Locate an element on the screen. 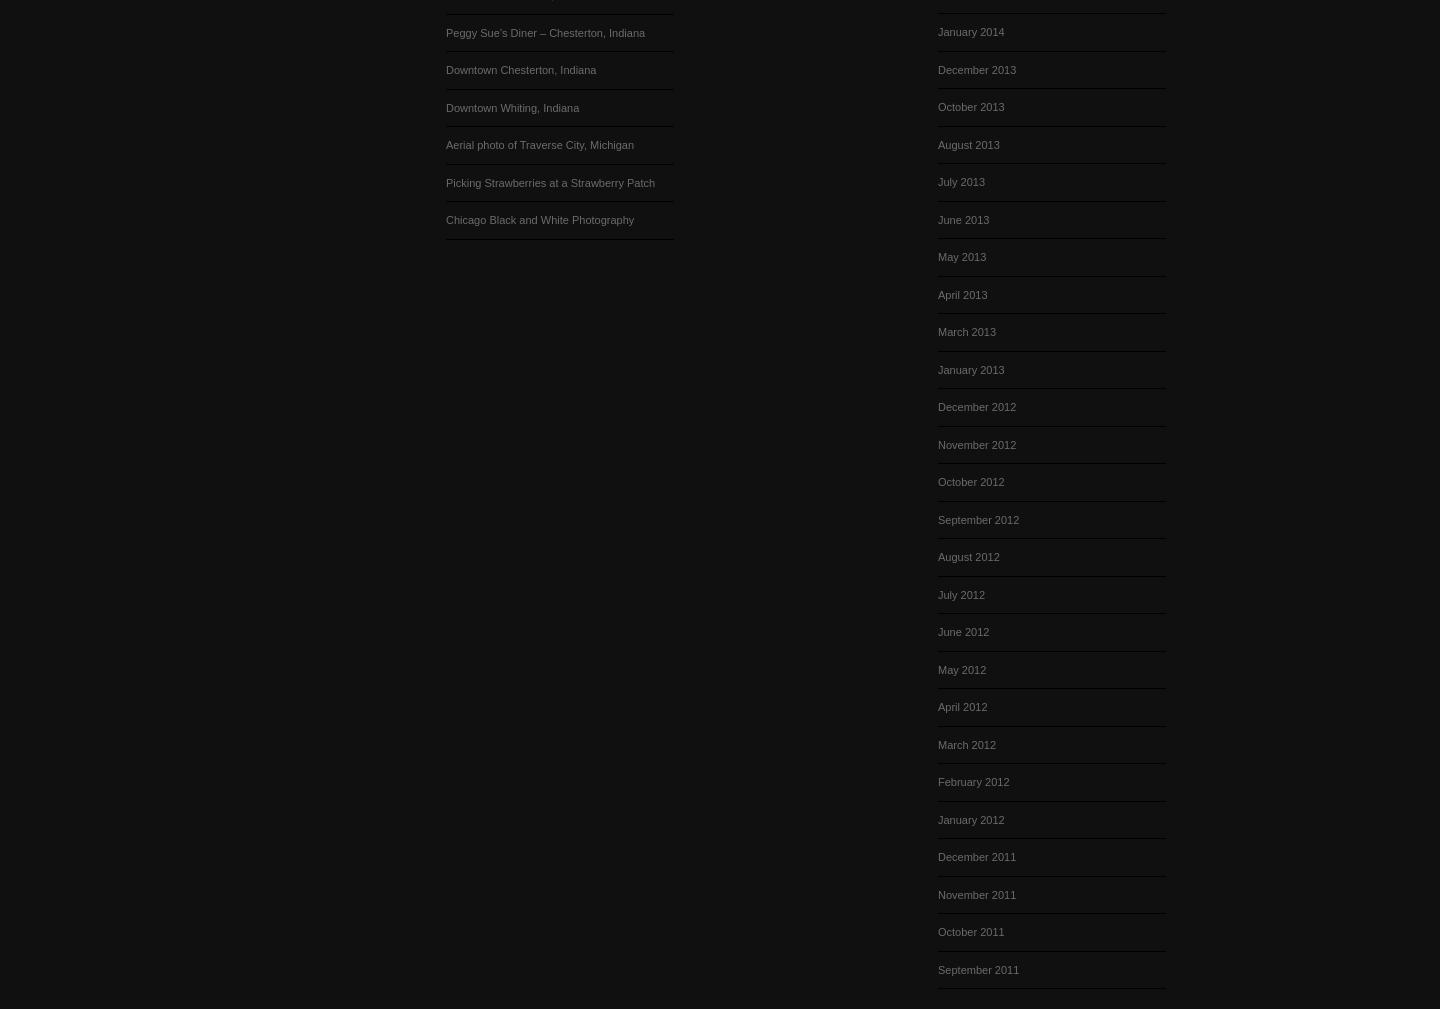 Image resolution: width=1440 pixels, height=1009 pixels. 'June 2013' is located at coordinates (962, 217).